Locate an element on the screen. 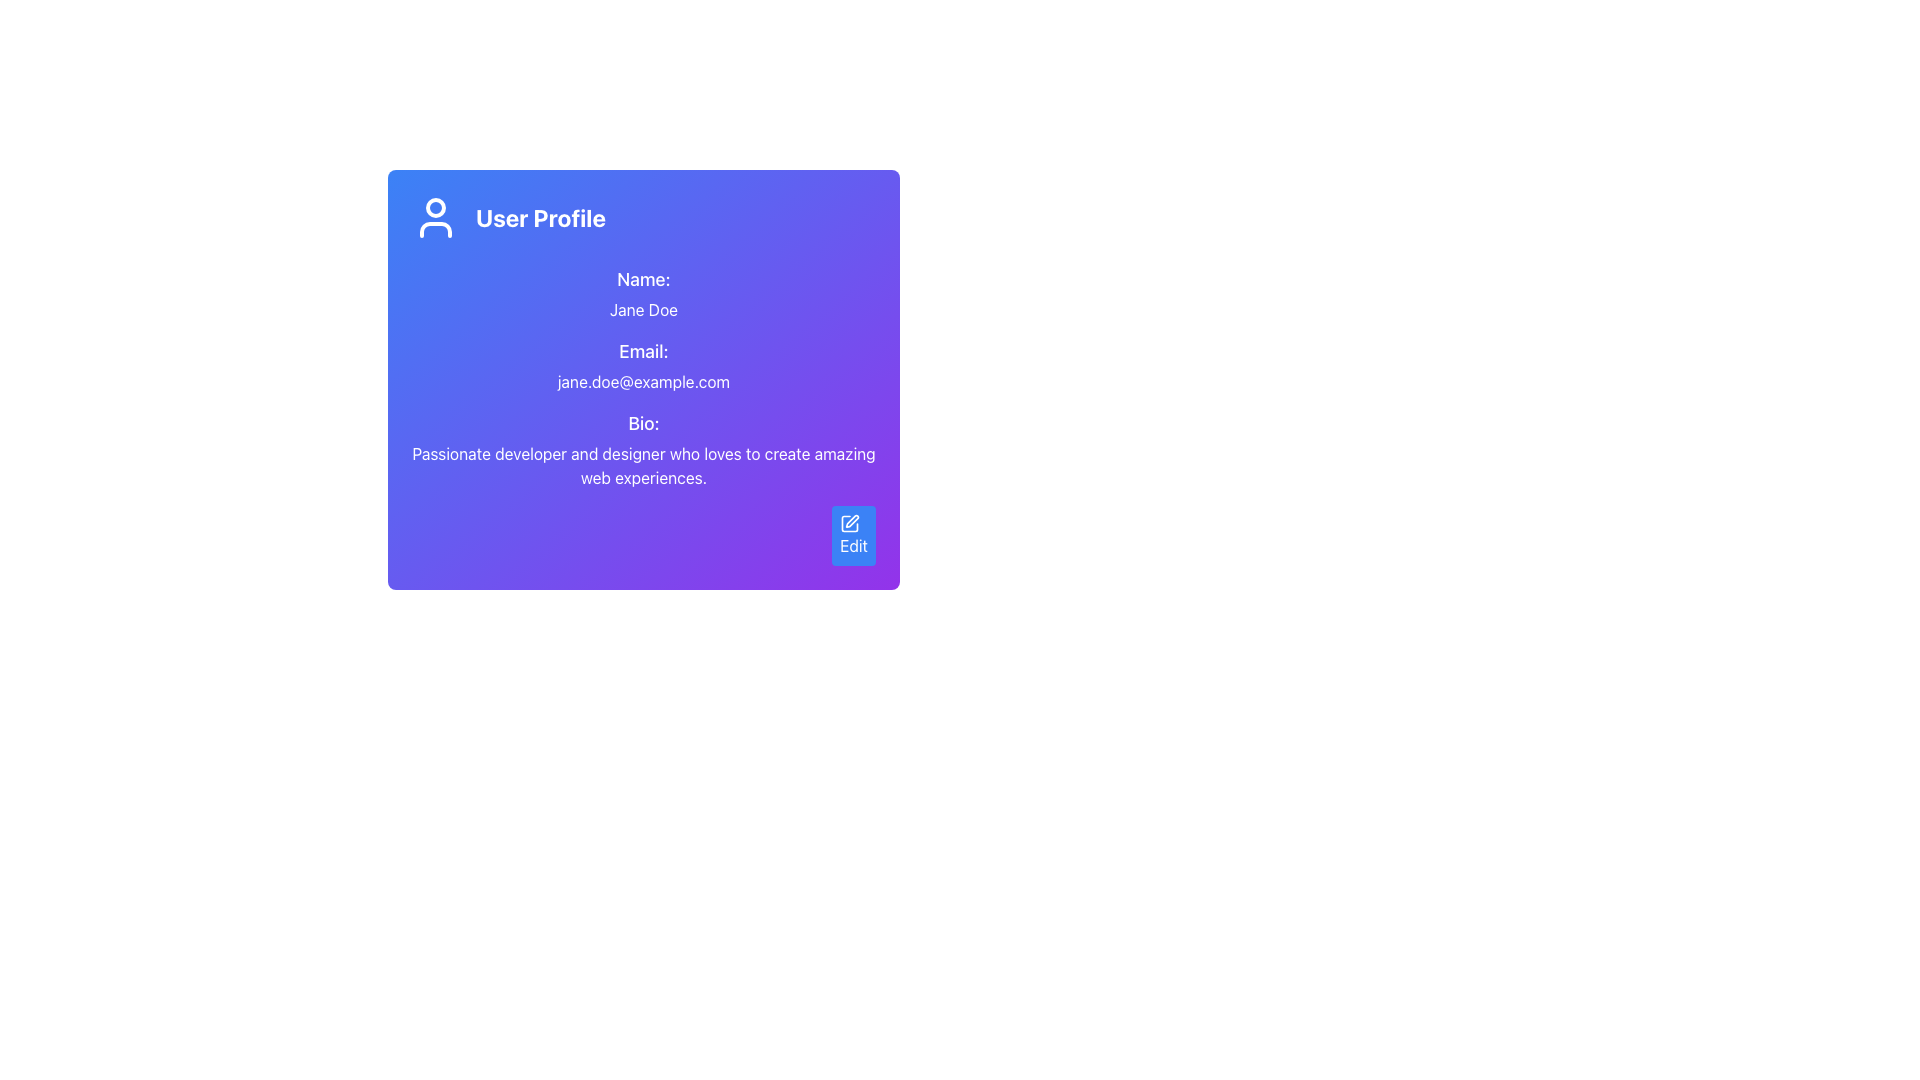 The height and width of the screenshot is (1080, 1920). the 'edit' icon located inside the 'Edit' button at the bottom-right corner of the user profile card is located at coordinates (850, 523).